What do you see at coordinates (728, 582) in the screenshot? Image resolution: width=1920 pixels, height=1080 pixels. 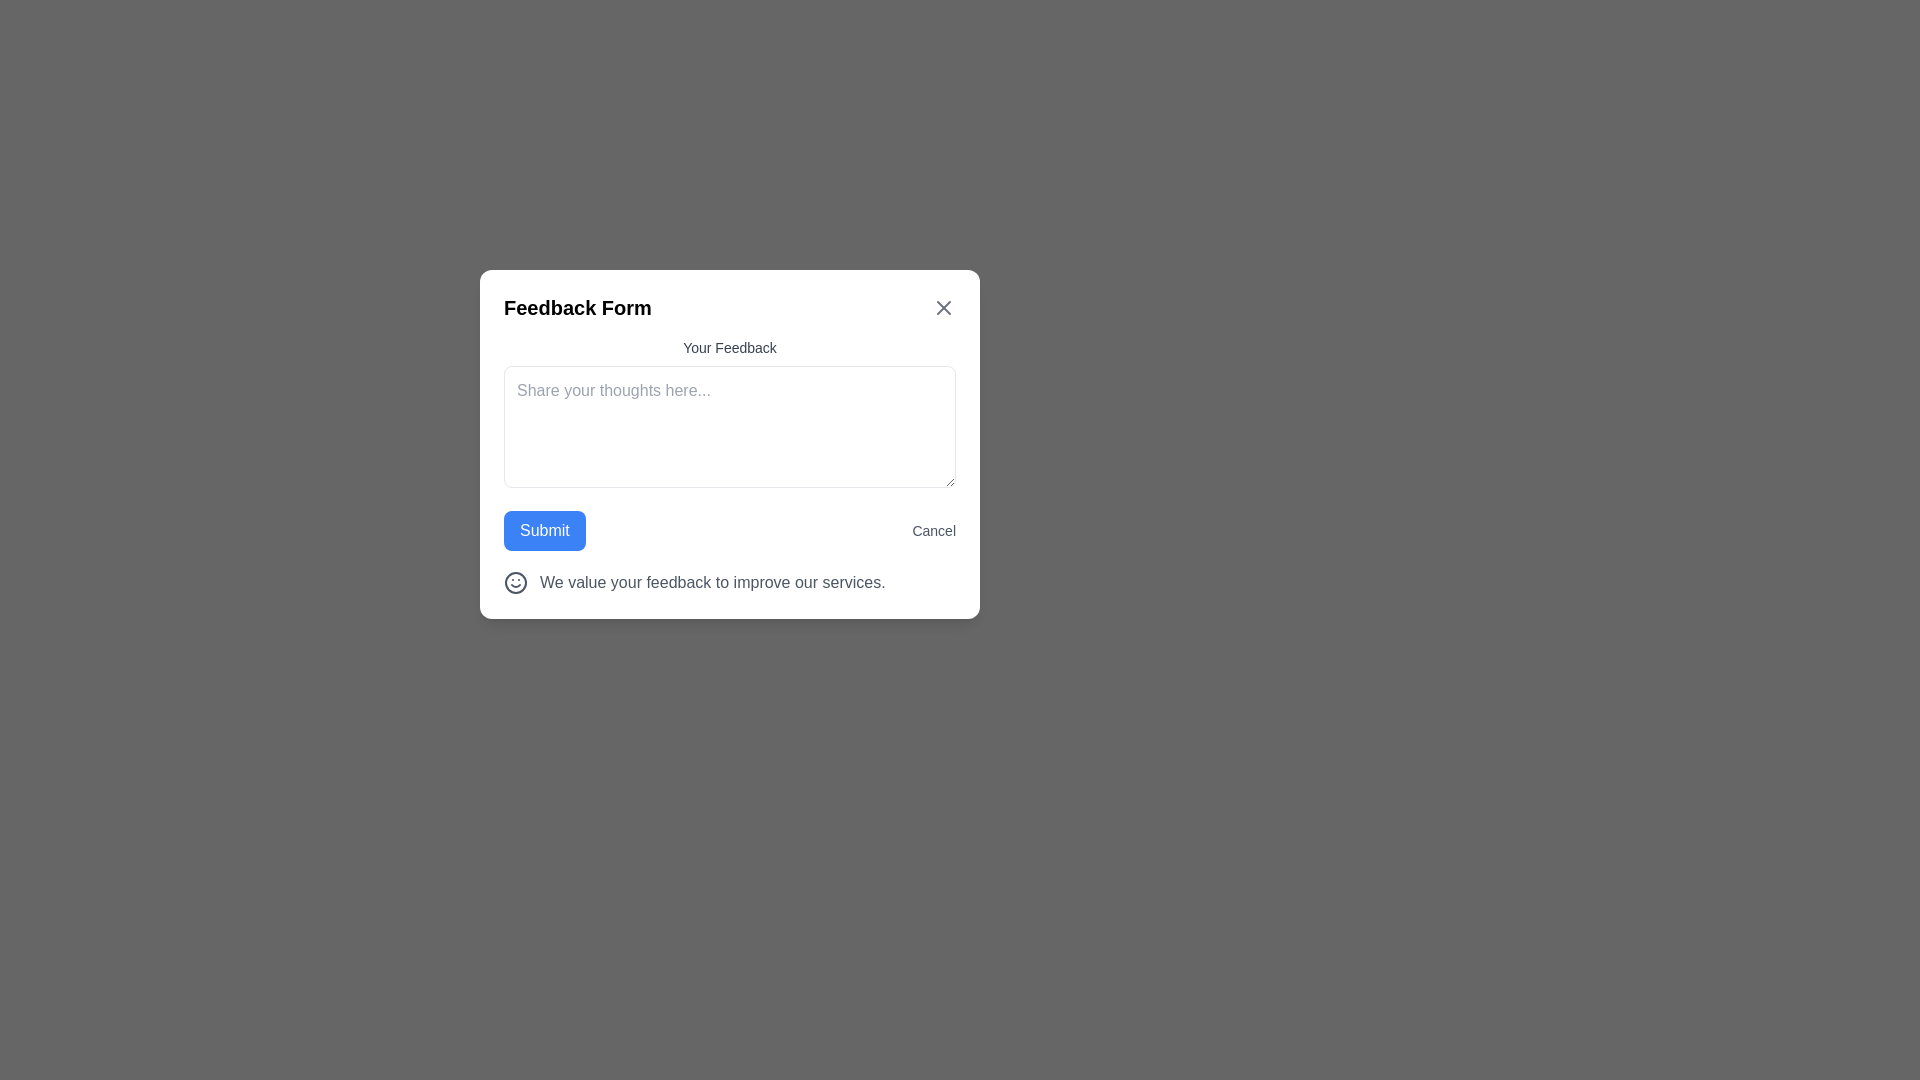 I see `the label that states 'We value your feedback to improve our services.' which is located below the submission button in the 'Feedback Form' modal` at bounding box center [728, 582].